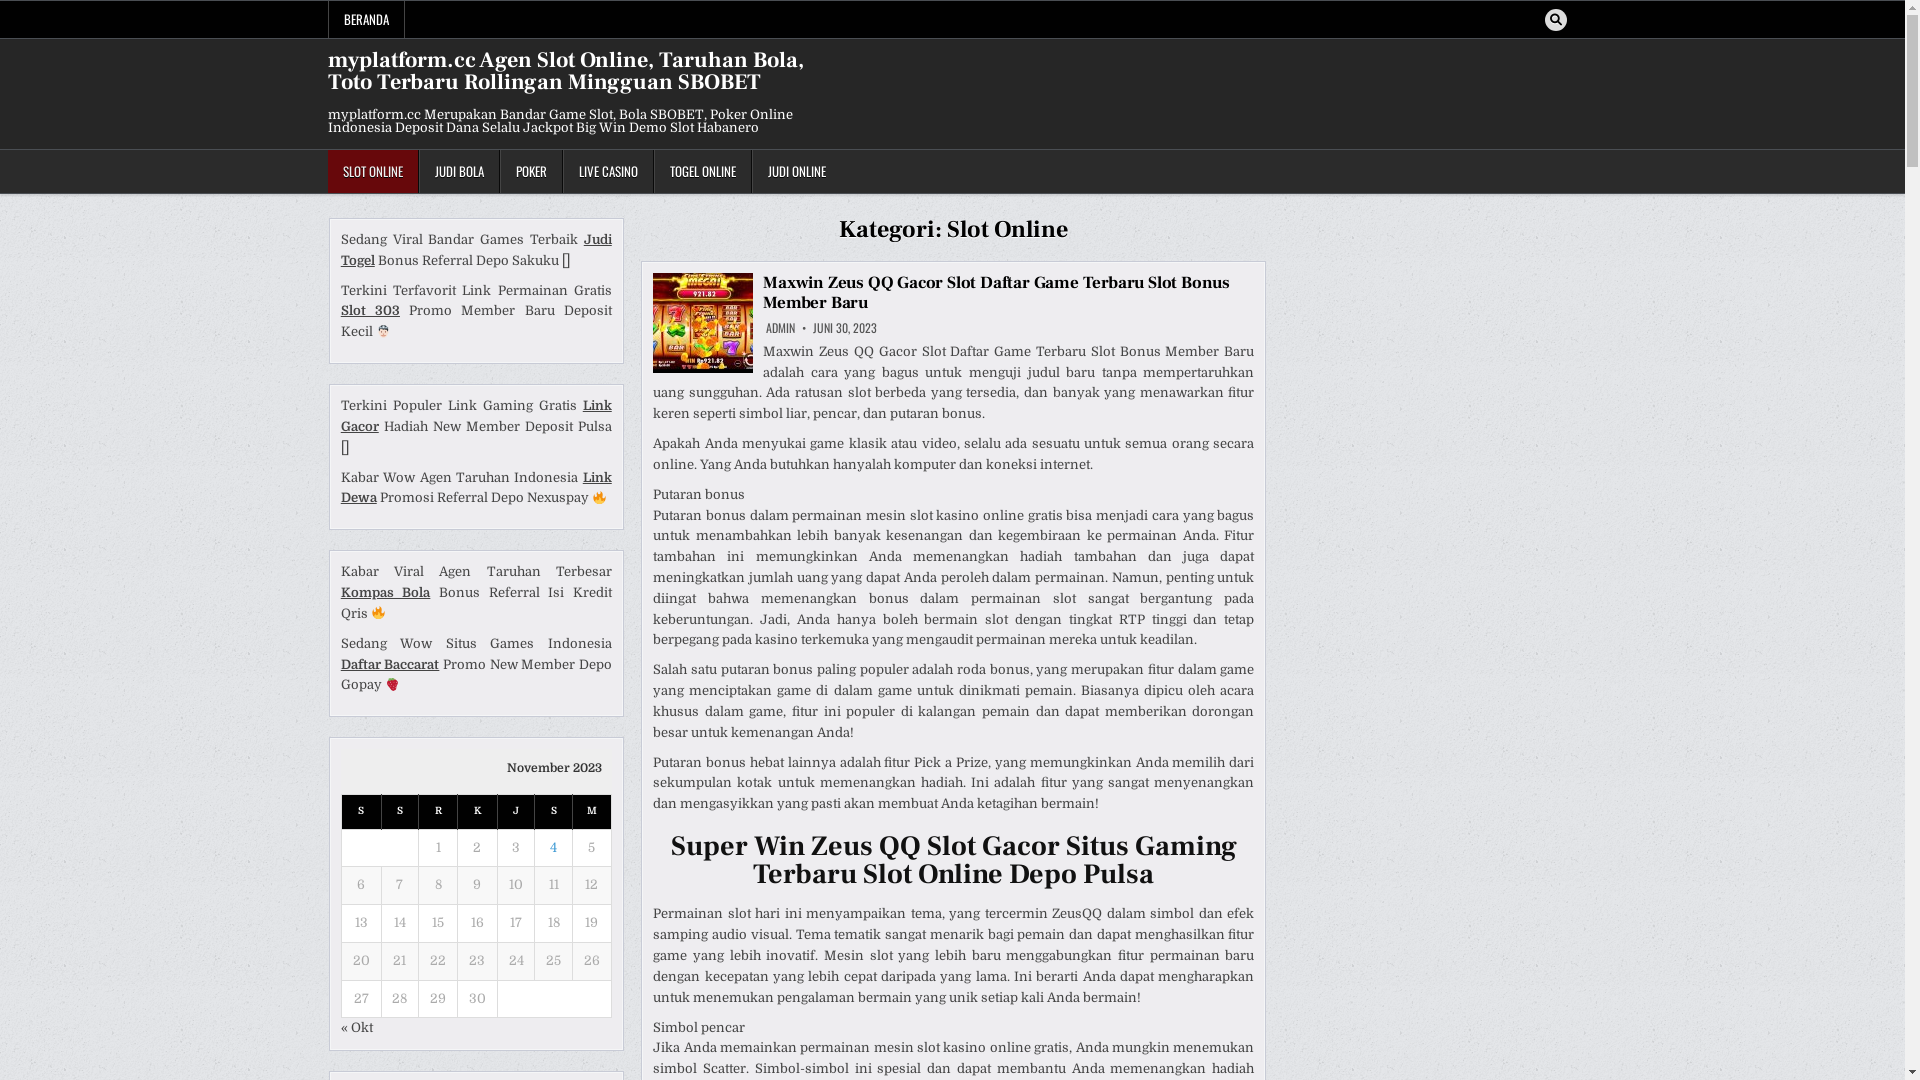 This screenshot has width=1920, height=1080. I want to click on 'Kompas Bola', so click(385, 591).